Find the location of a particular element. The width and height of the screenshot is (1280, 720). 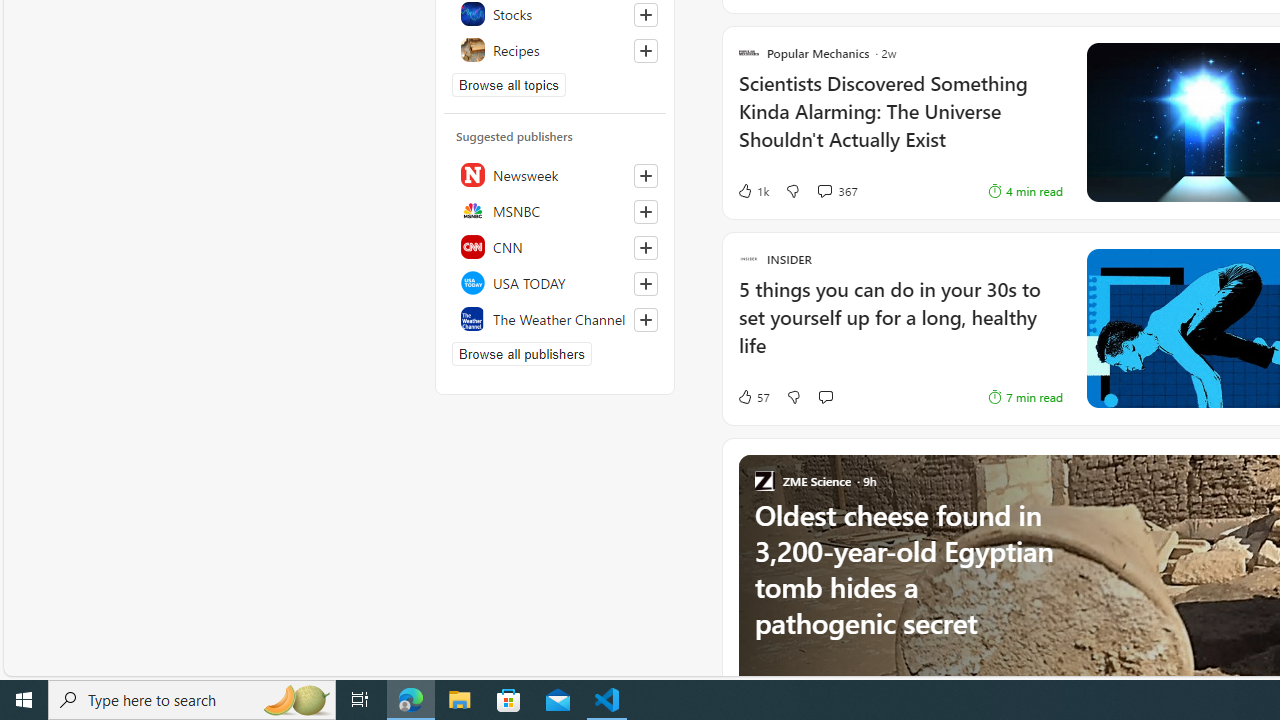

'CNN' is located at coordinates (555, 245).